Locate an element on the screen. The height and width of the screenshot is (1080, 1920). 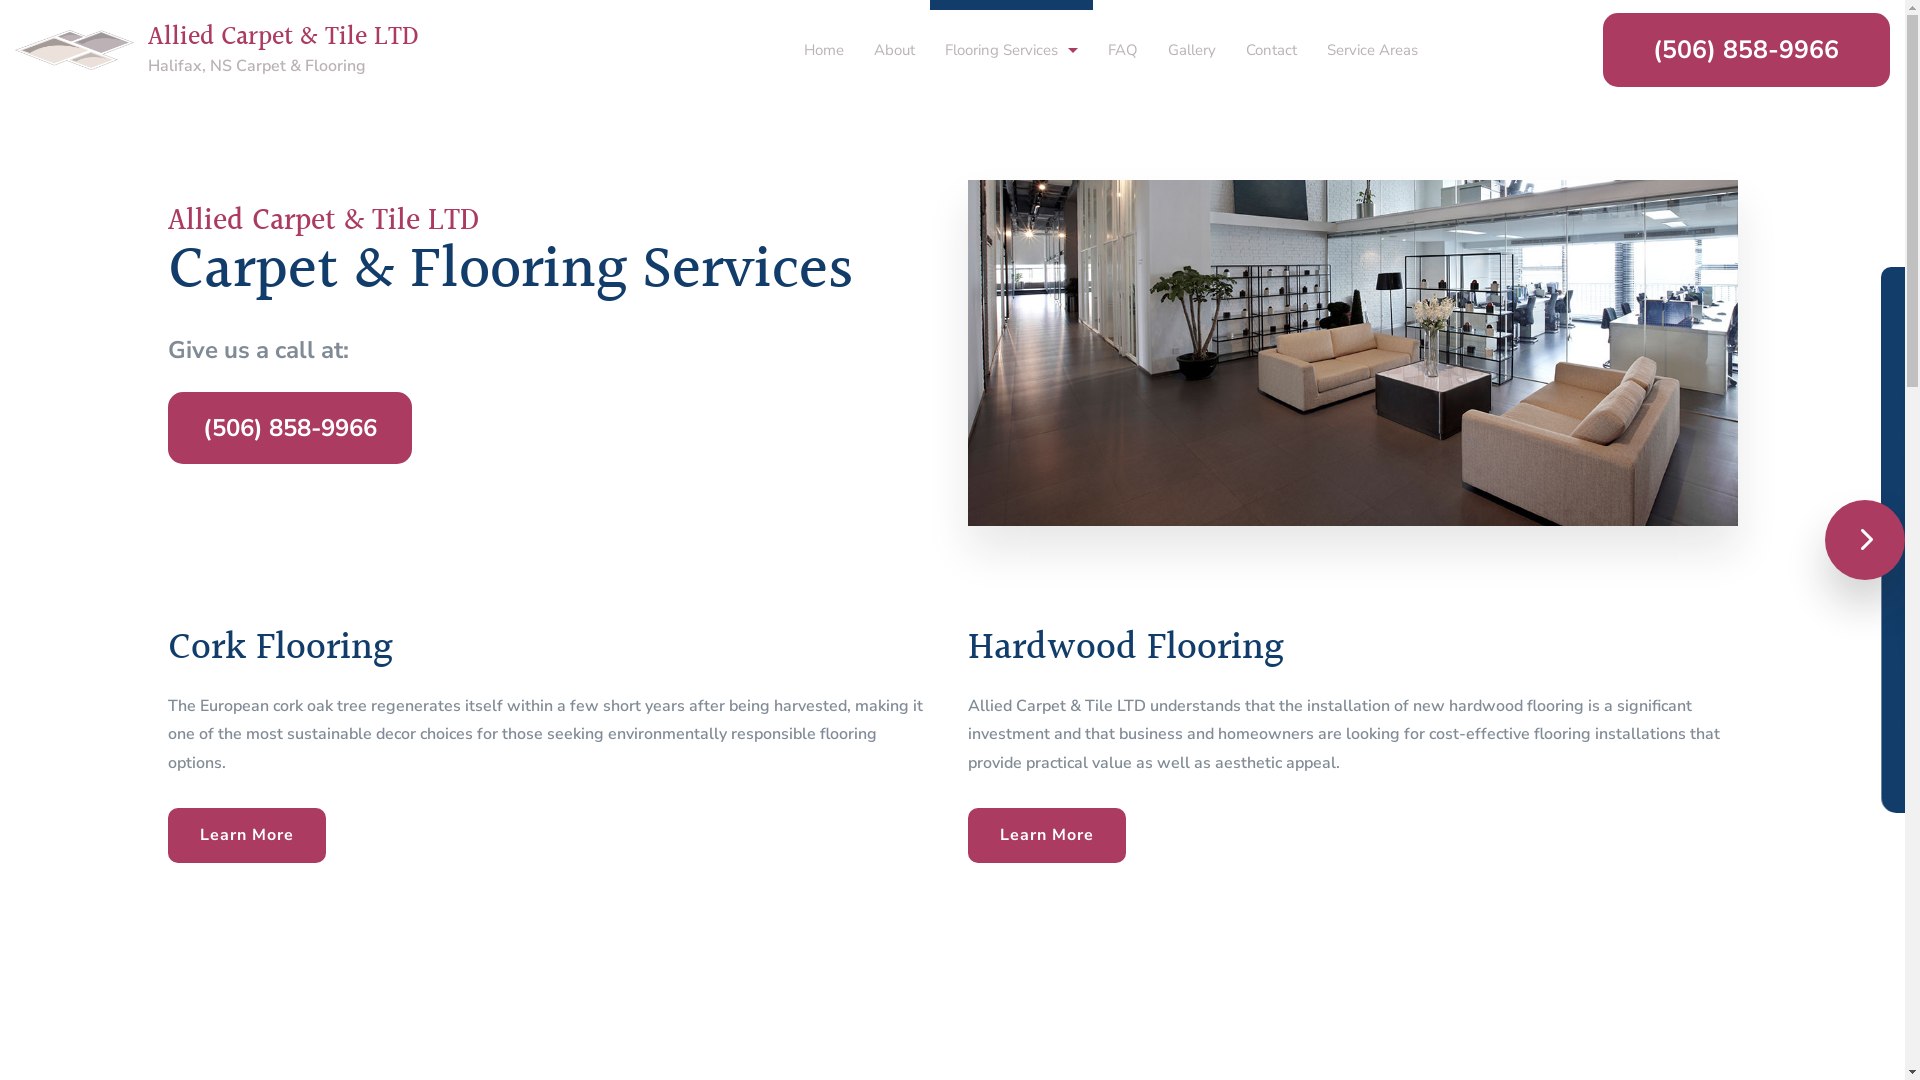
'Gallery' is located at coordinates (1191, 36).